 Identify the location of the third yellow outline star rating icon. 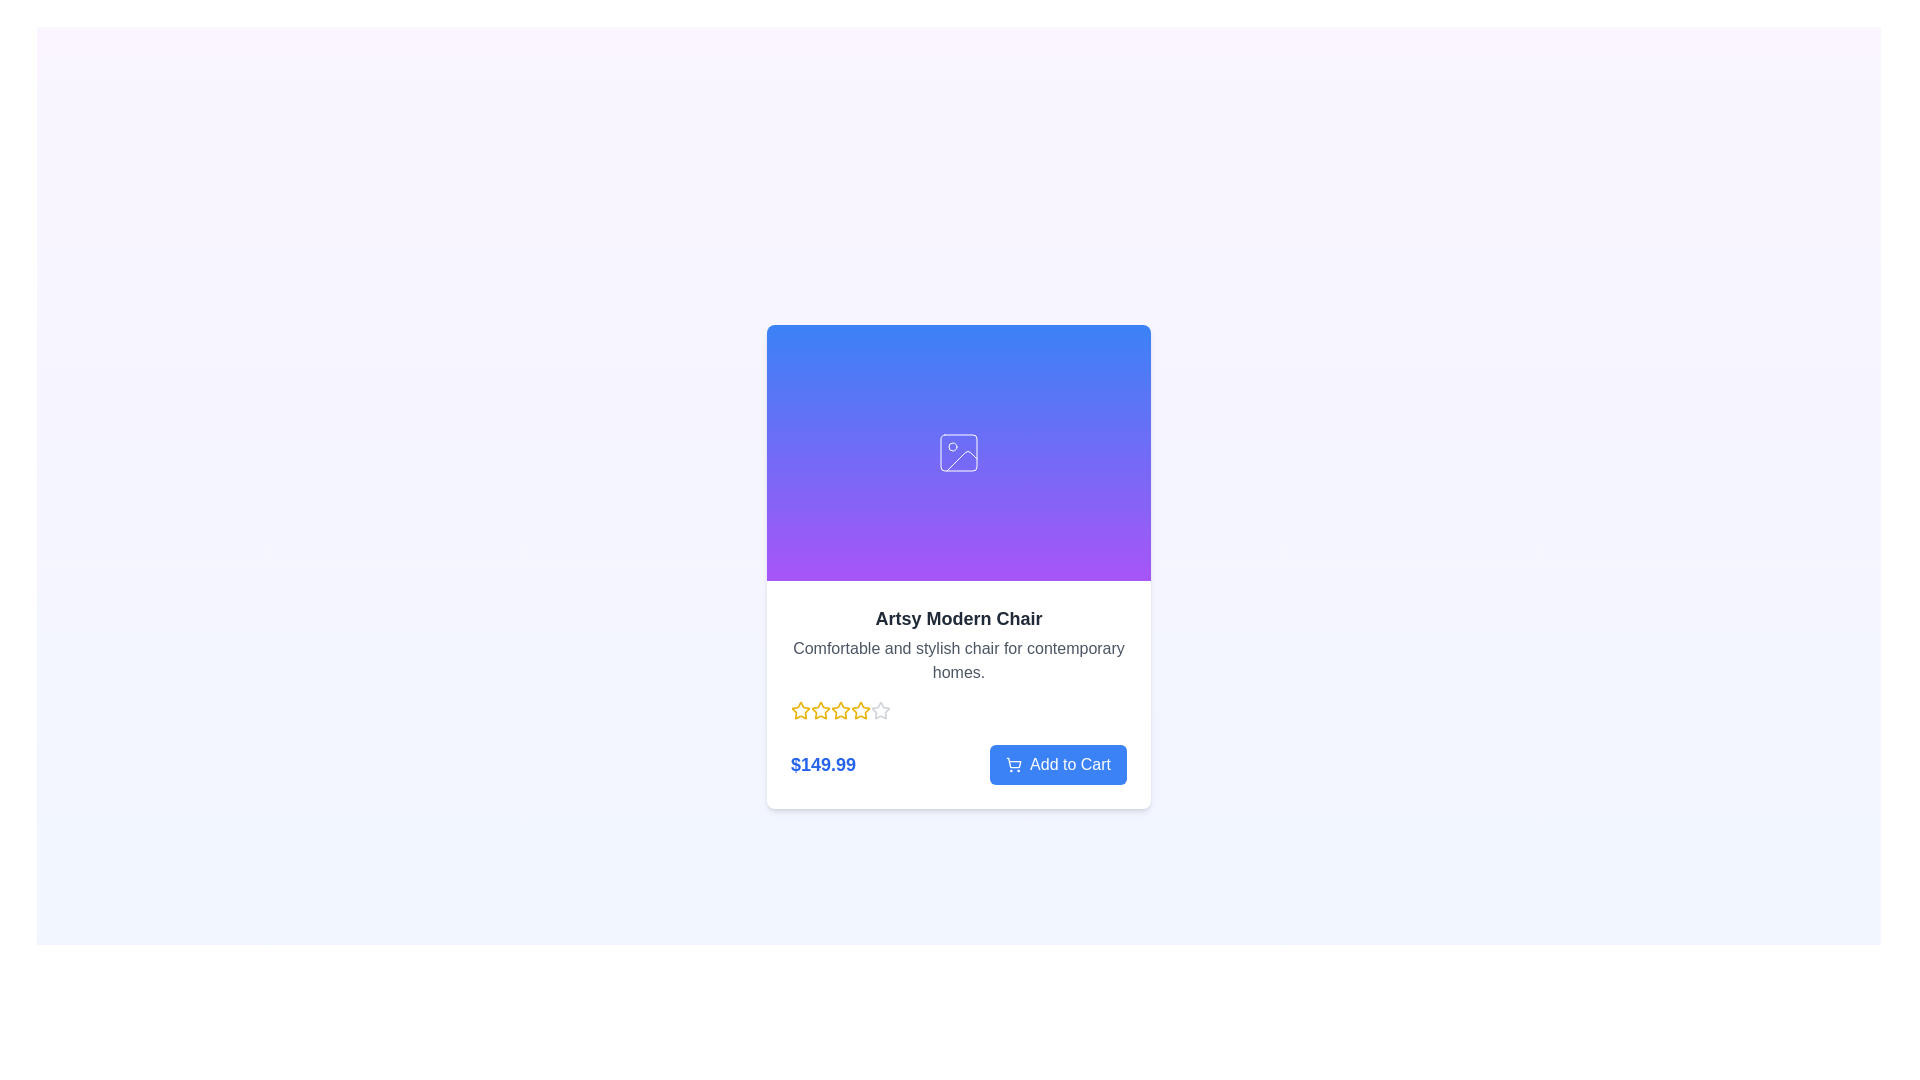
(820, 709).